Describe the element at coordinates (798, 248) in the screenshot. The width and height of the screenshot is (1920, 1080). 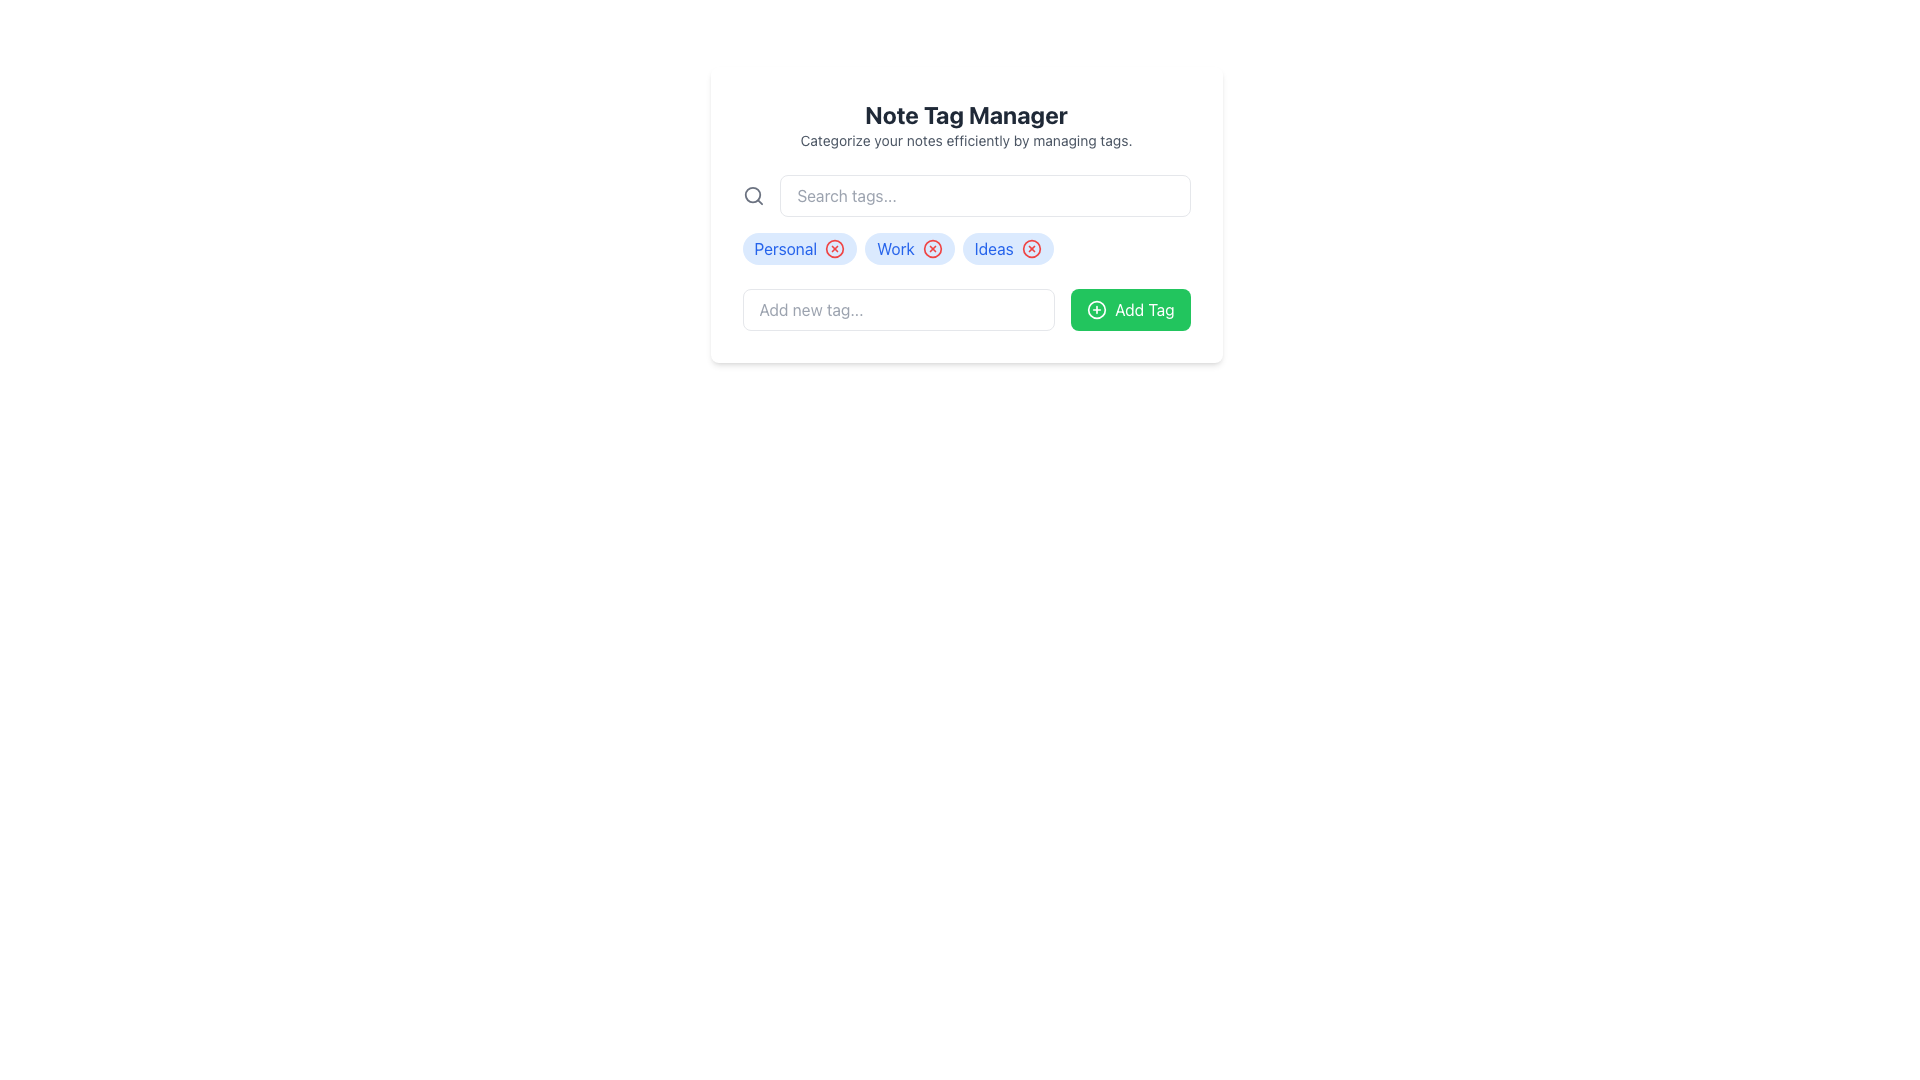
I see `the 'Personal' tag element` at that location.